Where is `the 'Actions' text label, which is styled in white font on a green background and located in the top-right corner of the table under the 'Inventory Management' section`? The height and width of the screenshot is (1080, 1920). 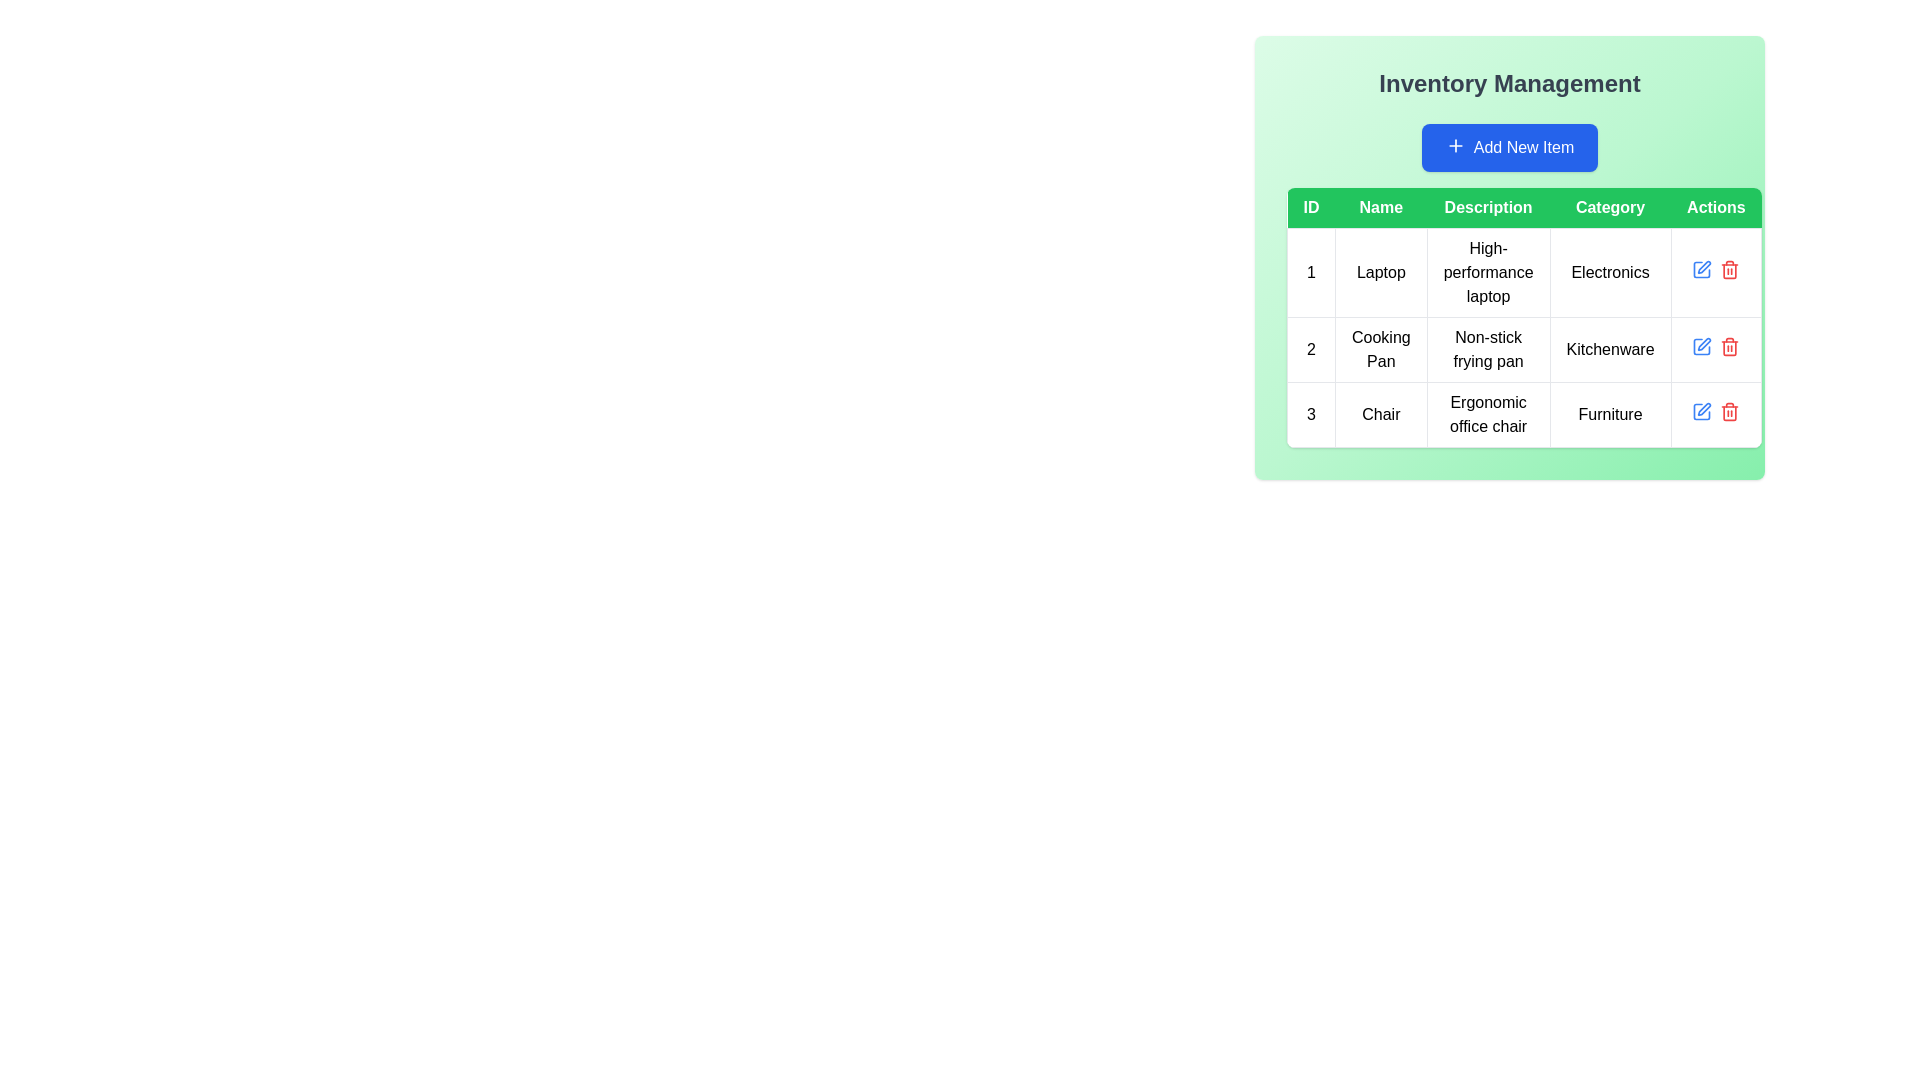 the 'Actions' text label, which is styled in white font on a green background and located in the top-right corner of the table under the 'Inventory Management' section is located at coordinates (1715, 208).